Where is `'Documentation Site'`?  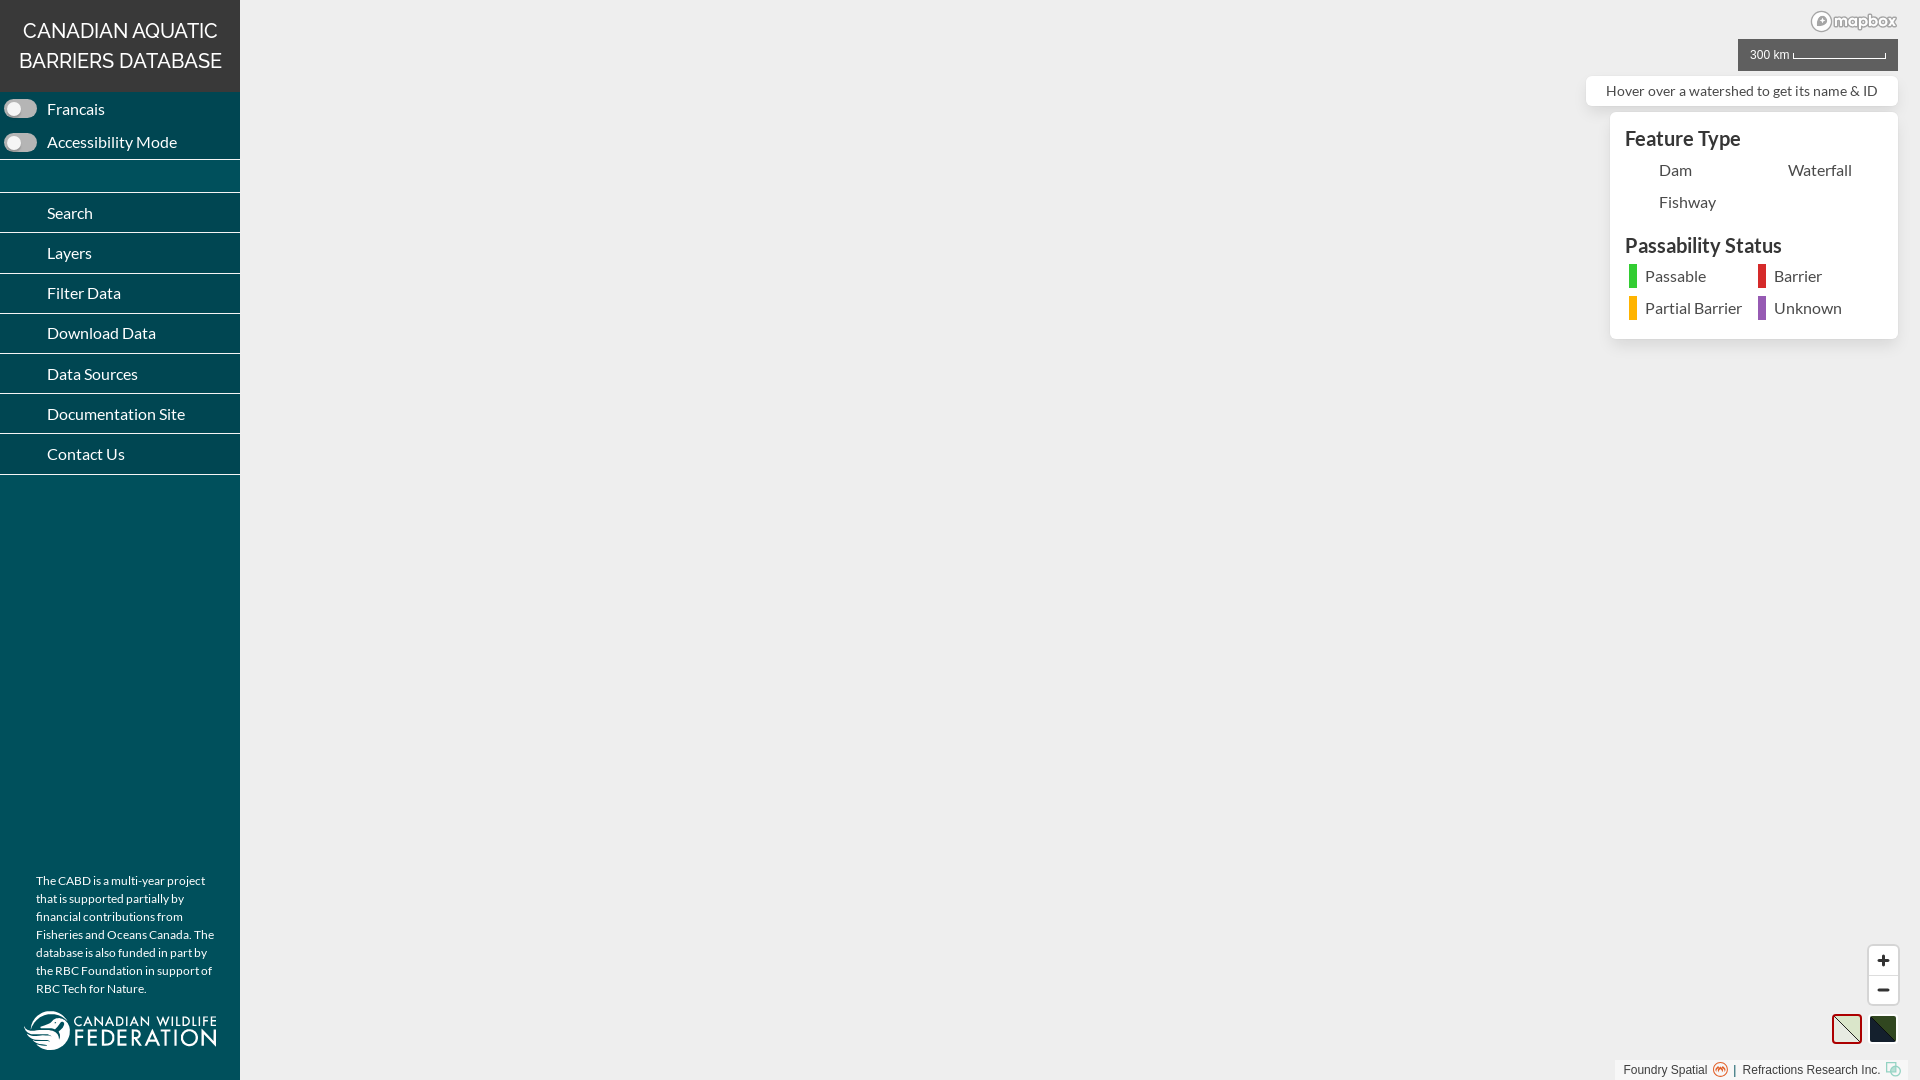
'Documentation Site' is located at coordinates (119, 412).